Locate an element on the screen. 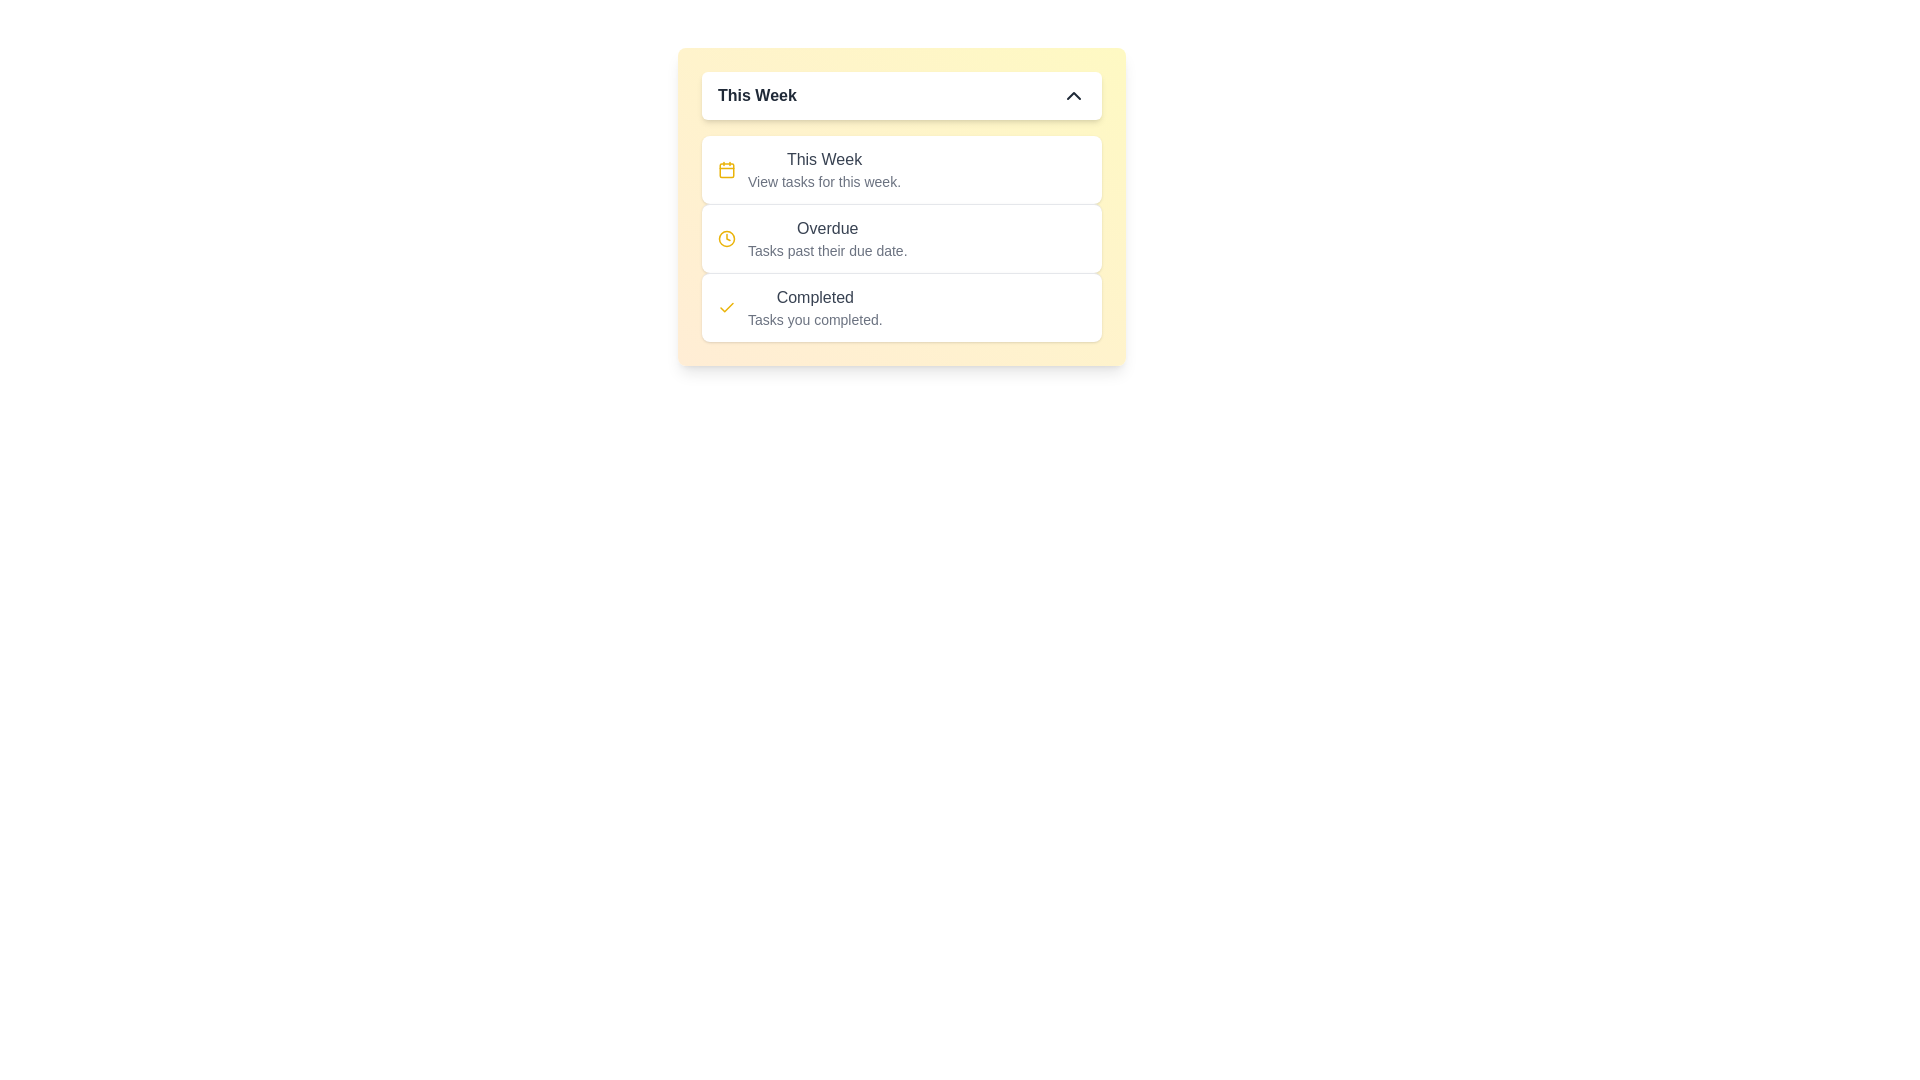  the task category Completed by clicking on the corresponding item in the list is located at coordinates (901, 307).